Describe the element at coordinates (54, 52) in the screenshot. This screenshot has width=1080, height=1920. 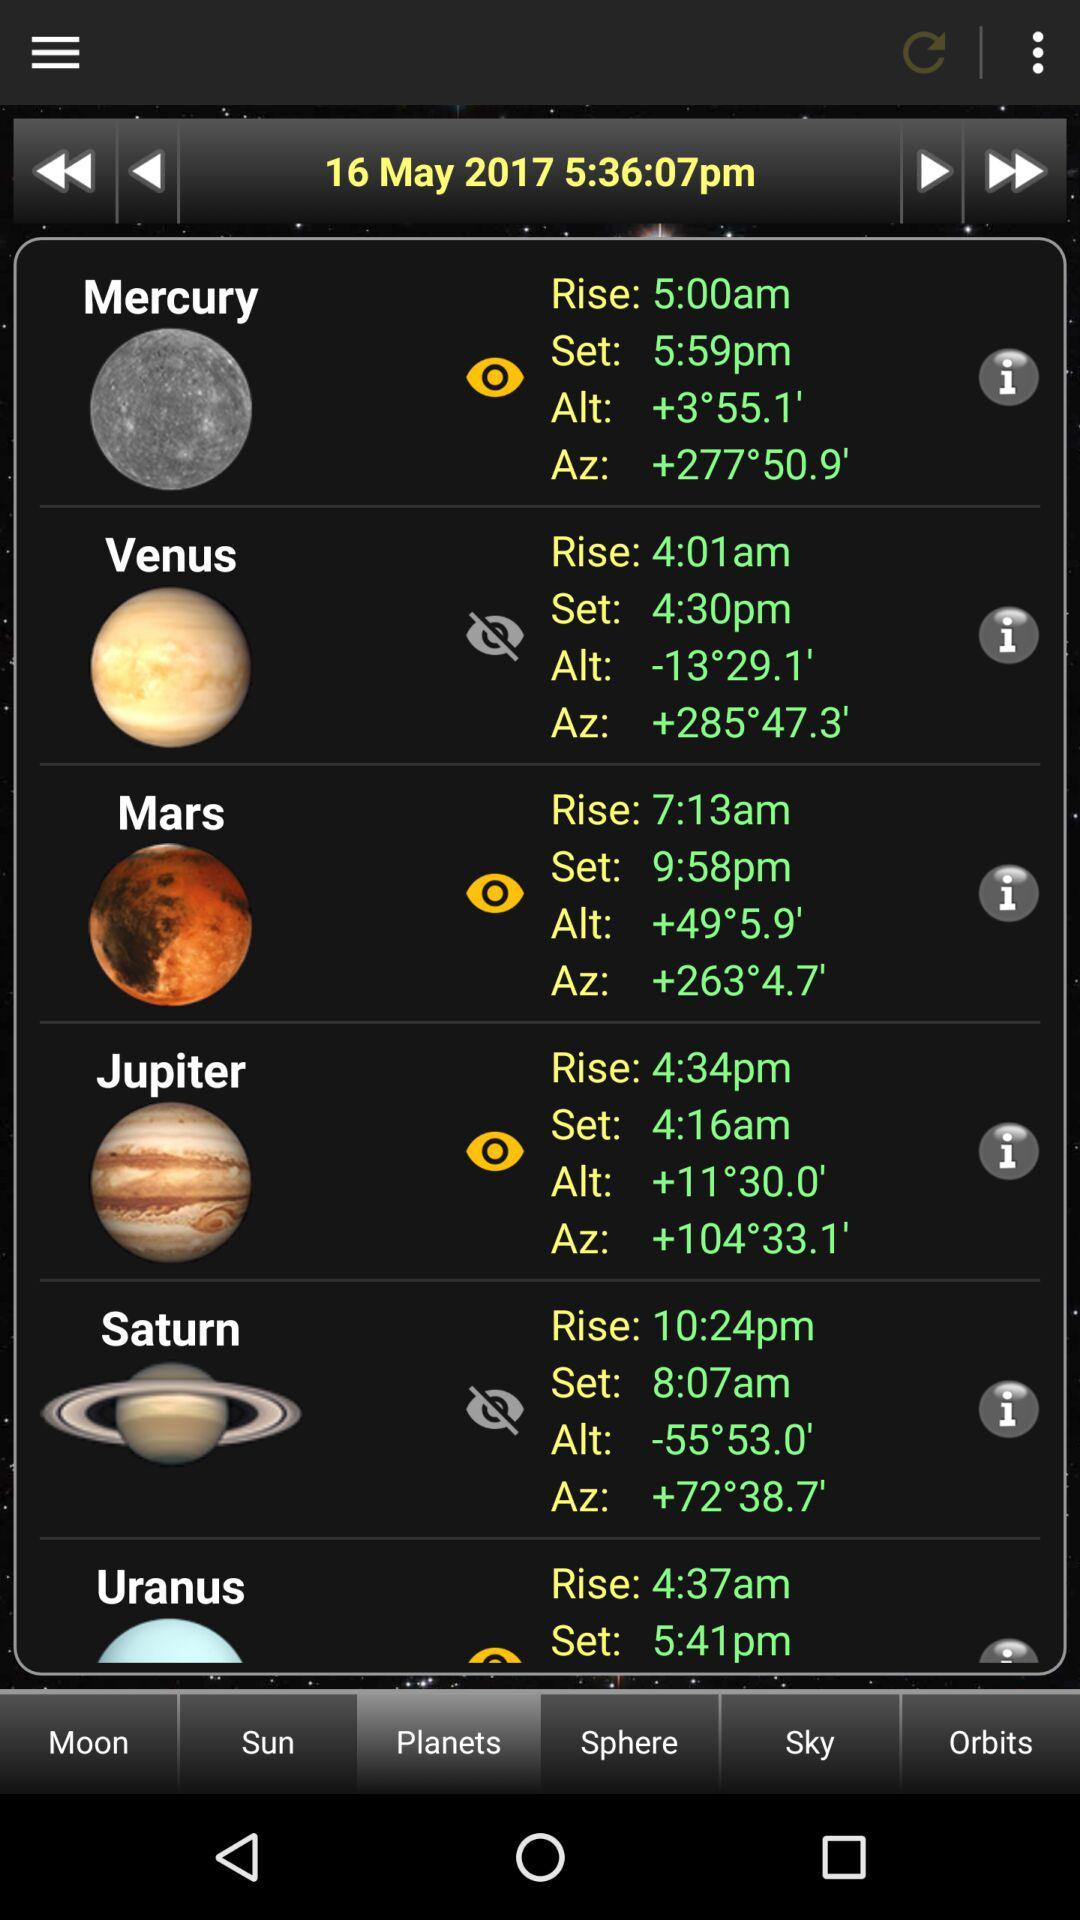
I see `show other options` at that location.